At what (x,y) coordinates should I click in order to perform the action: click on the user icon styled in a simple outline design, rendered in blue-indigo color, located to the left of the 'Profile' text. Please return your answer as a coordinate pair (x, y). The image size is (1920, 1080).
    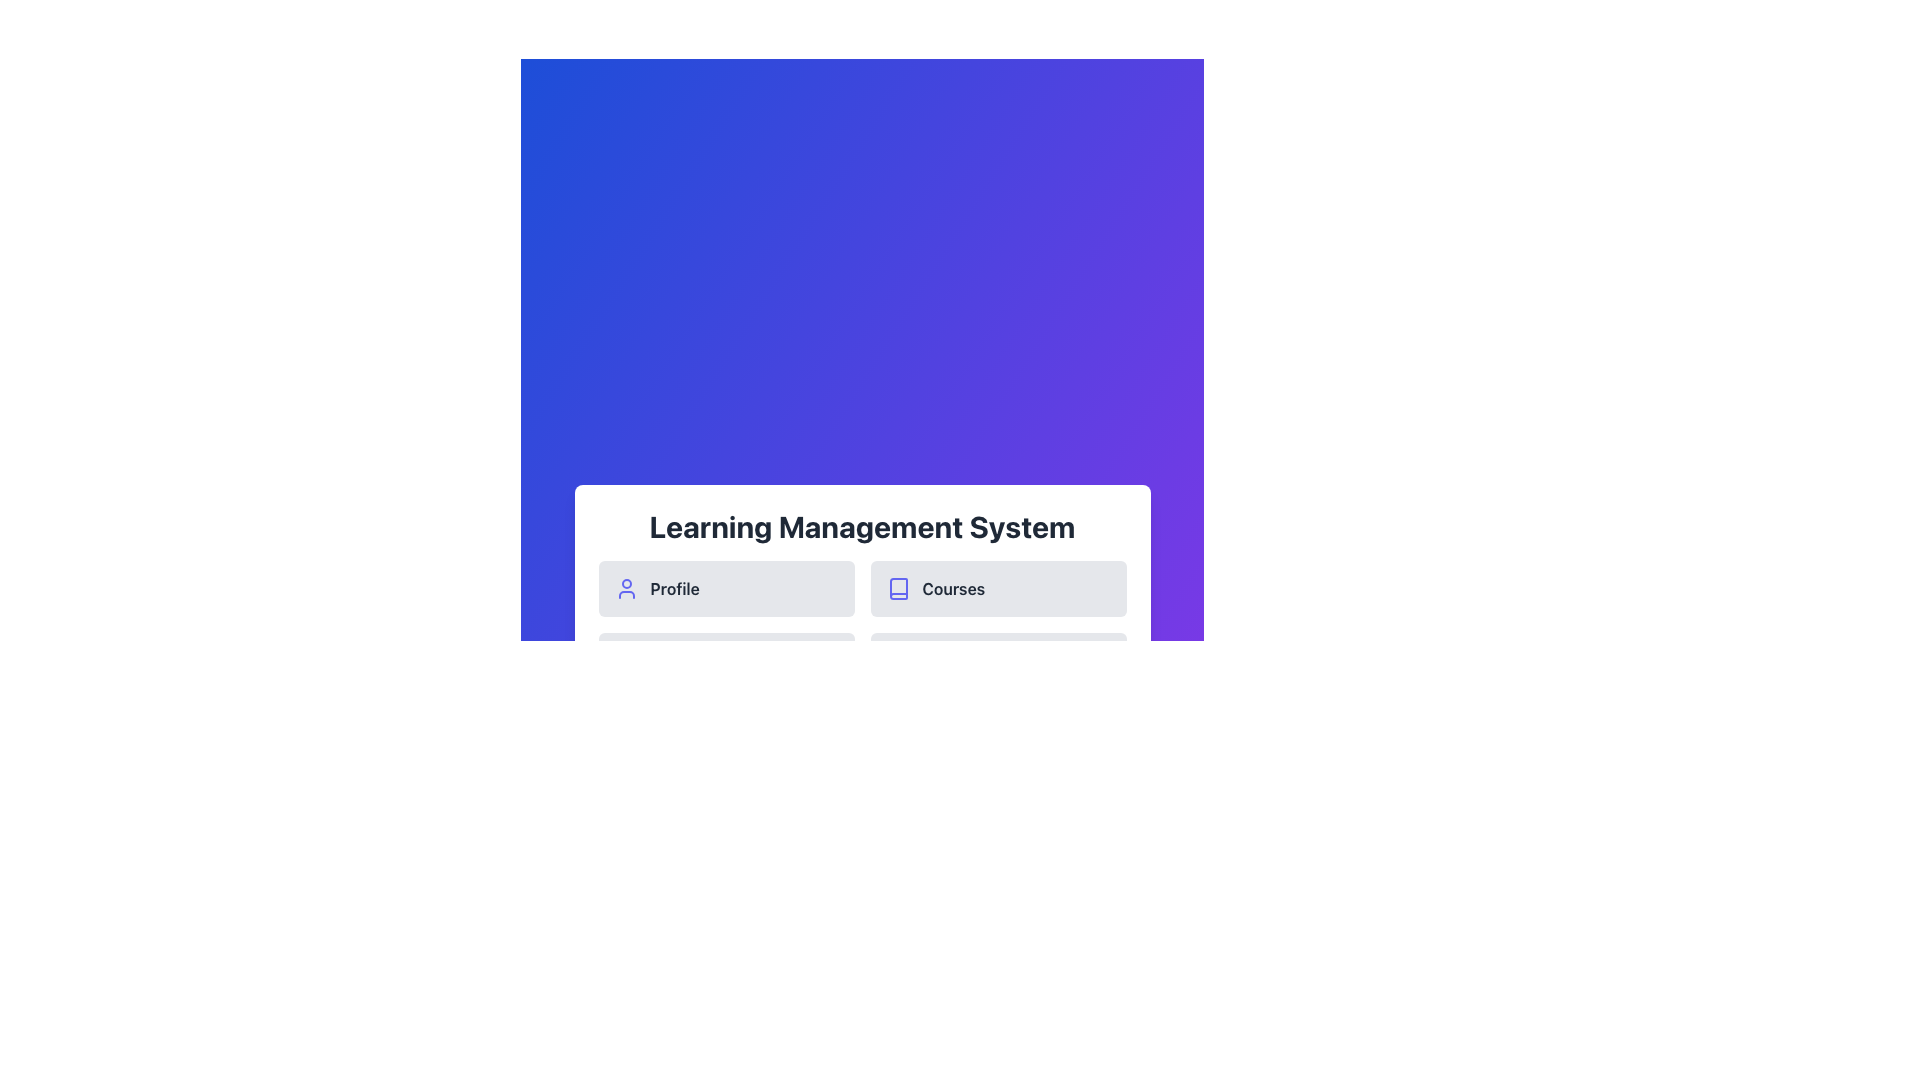
    Looking at the image, I should click on (625, 588).